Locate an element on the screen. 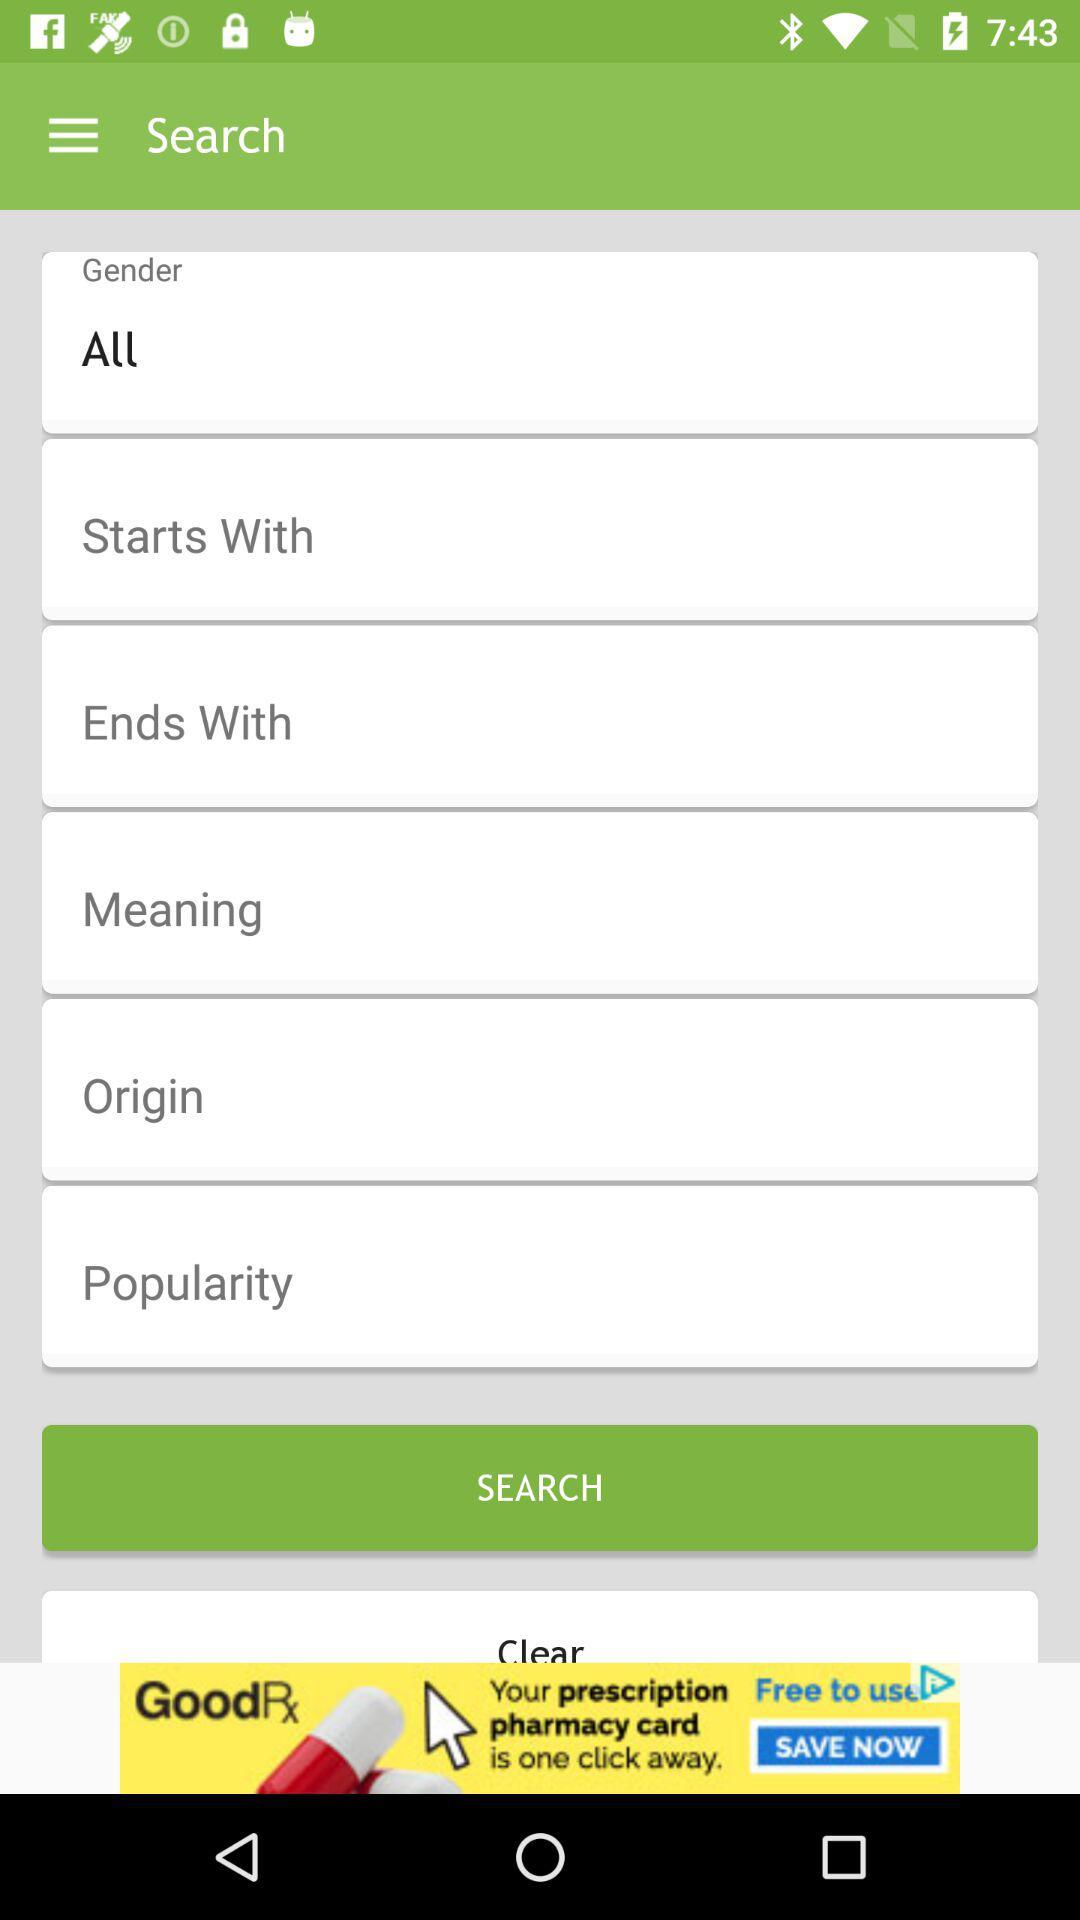 This screenshot has height=1920, width=1080. sounds the meaning of a name is located at coordinates (553, 909).